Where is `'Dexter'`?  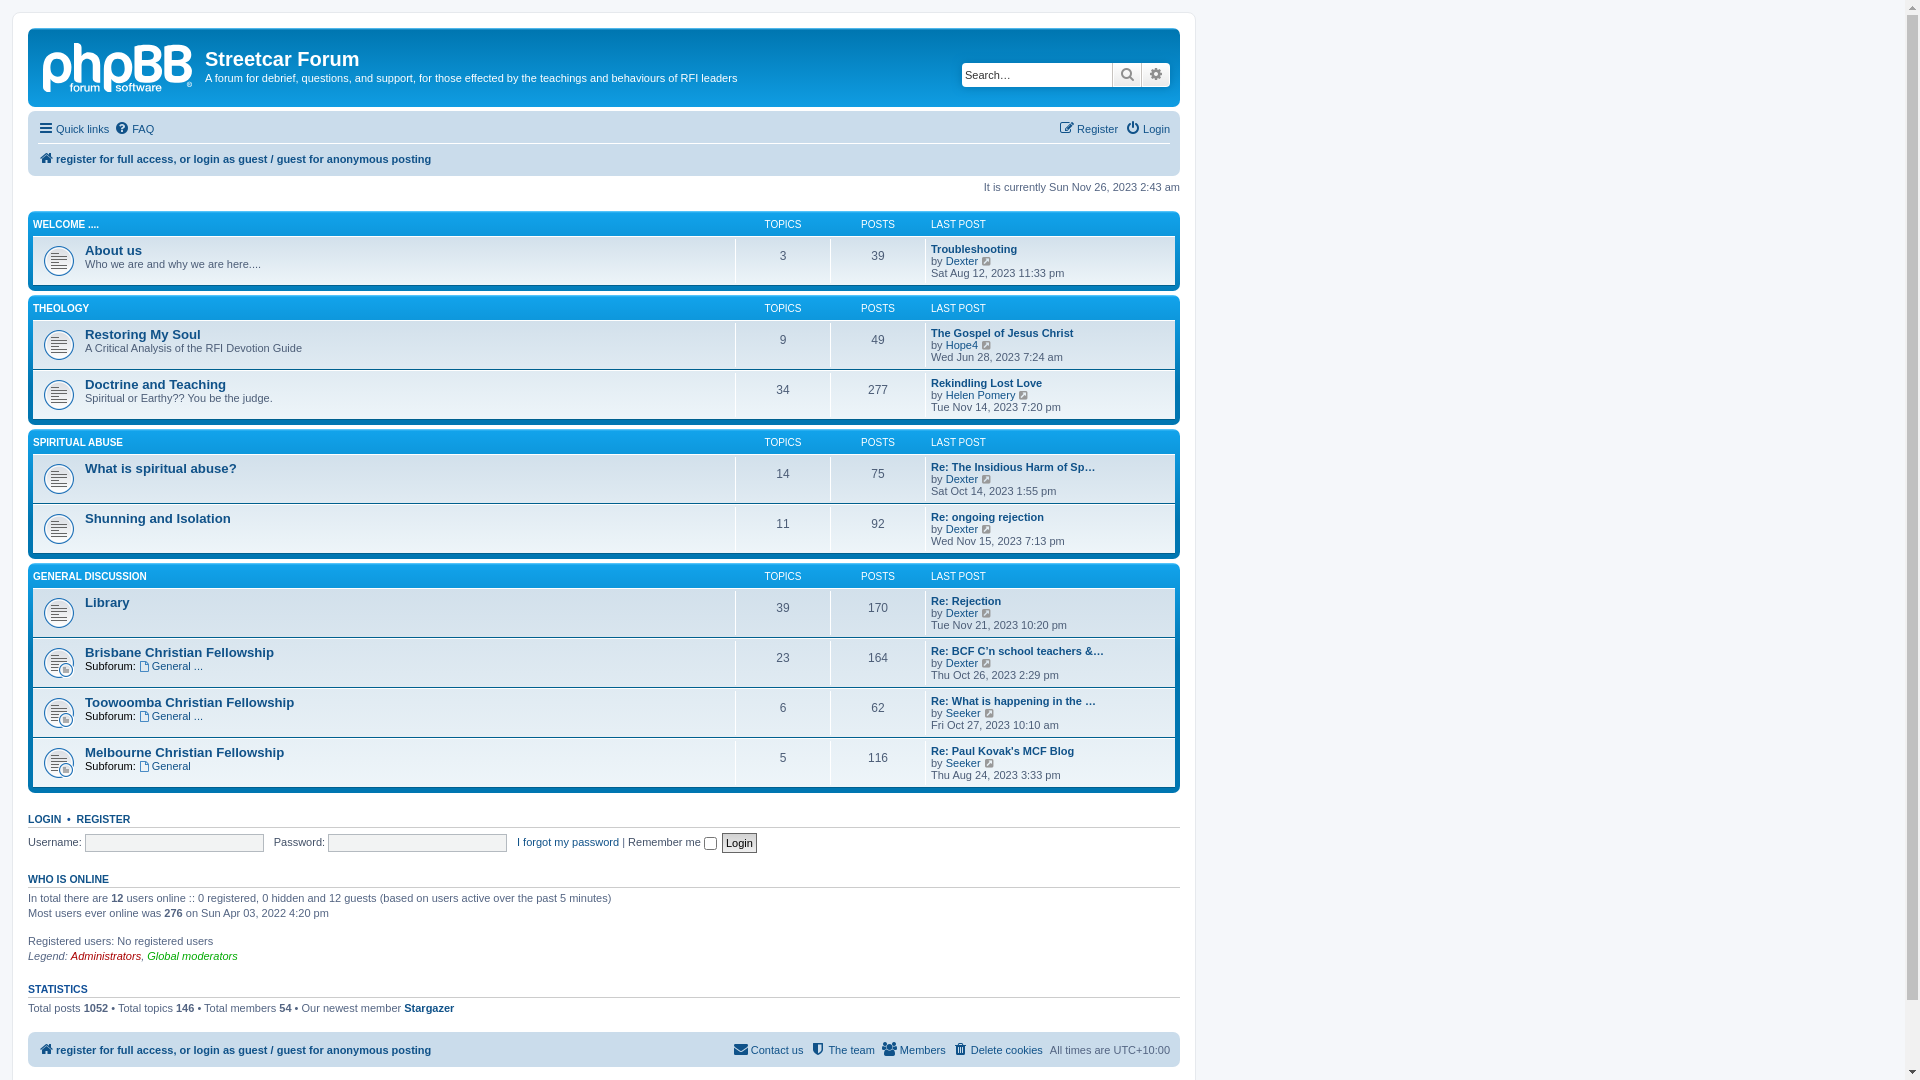
'Dexter' is located at coordinates (944, 260).